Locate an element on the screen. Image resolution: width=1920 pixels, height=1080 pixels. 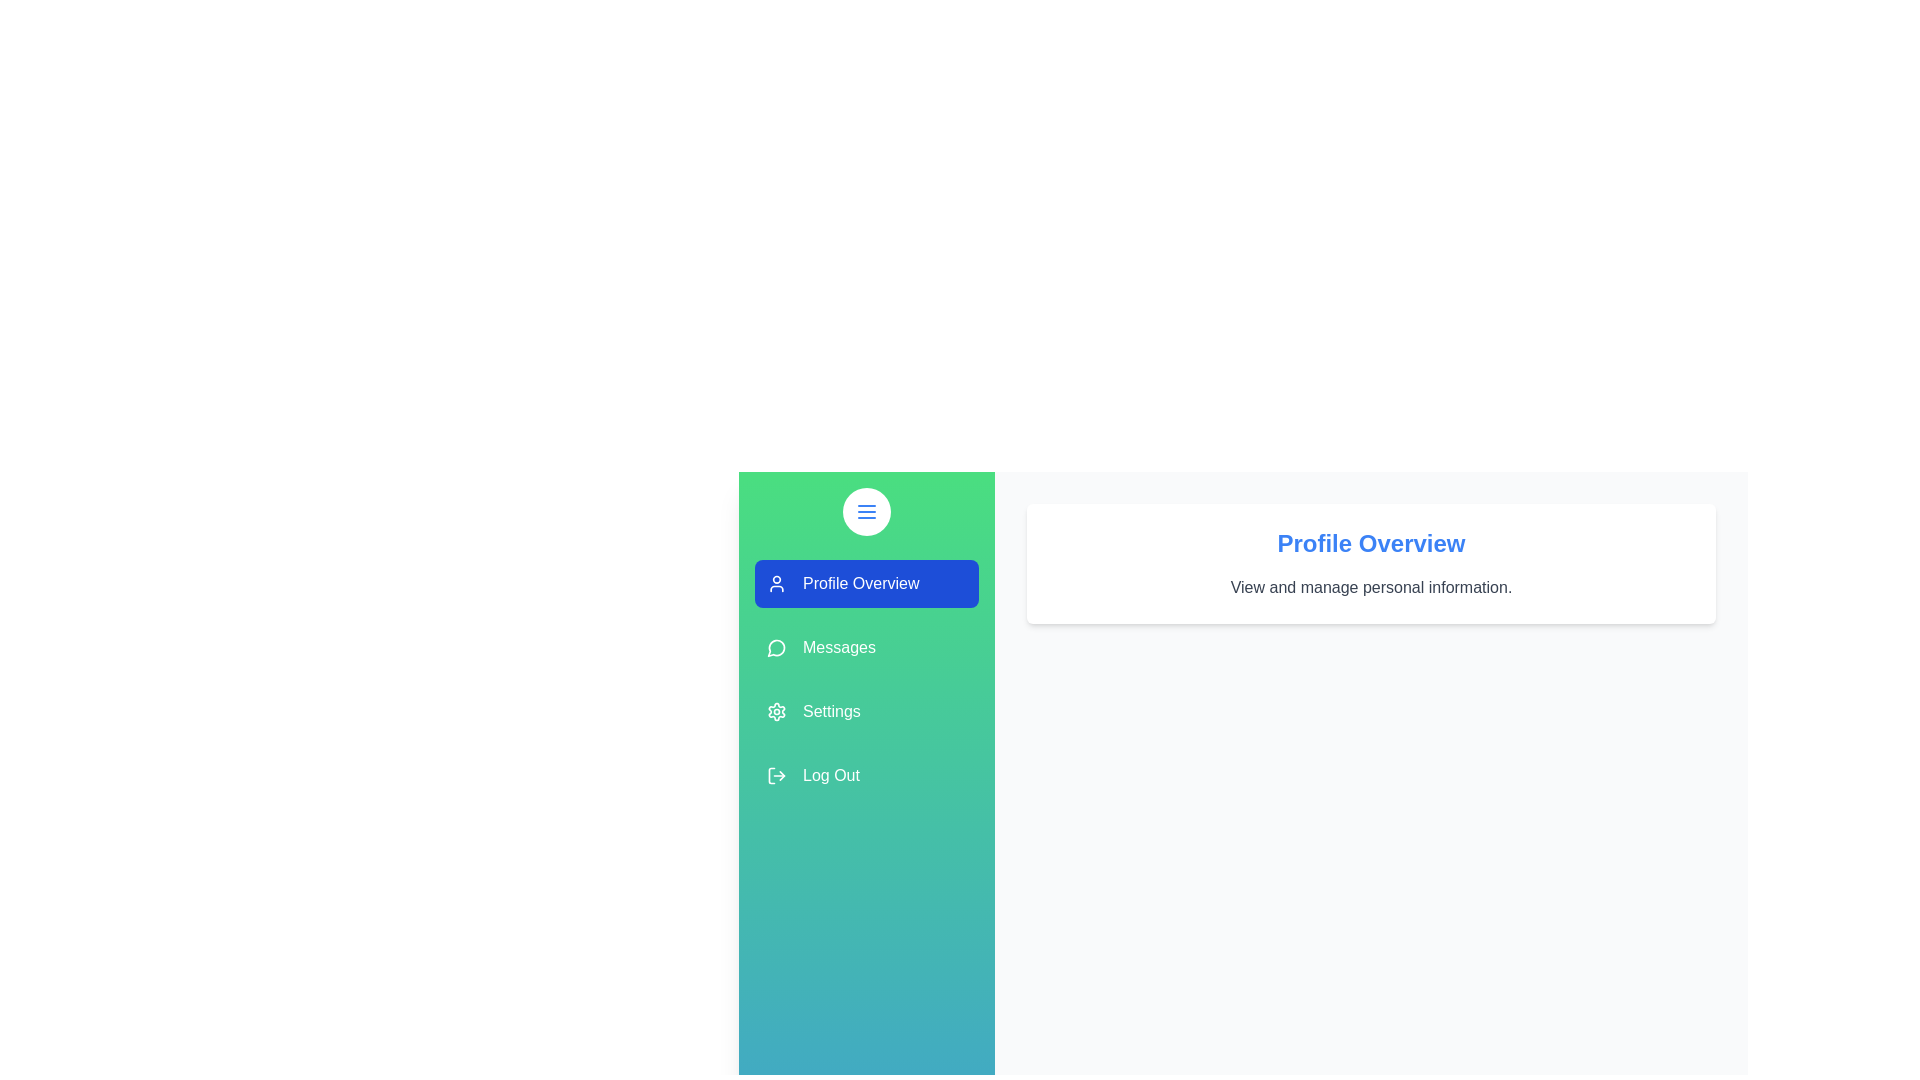
the section Profile Overview by clicking on its corresponding area is located at coordinates (867, 583).